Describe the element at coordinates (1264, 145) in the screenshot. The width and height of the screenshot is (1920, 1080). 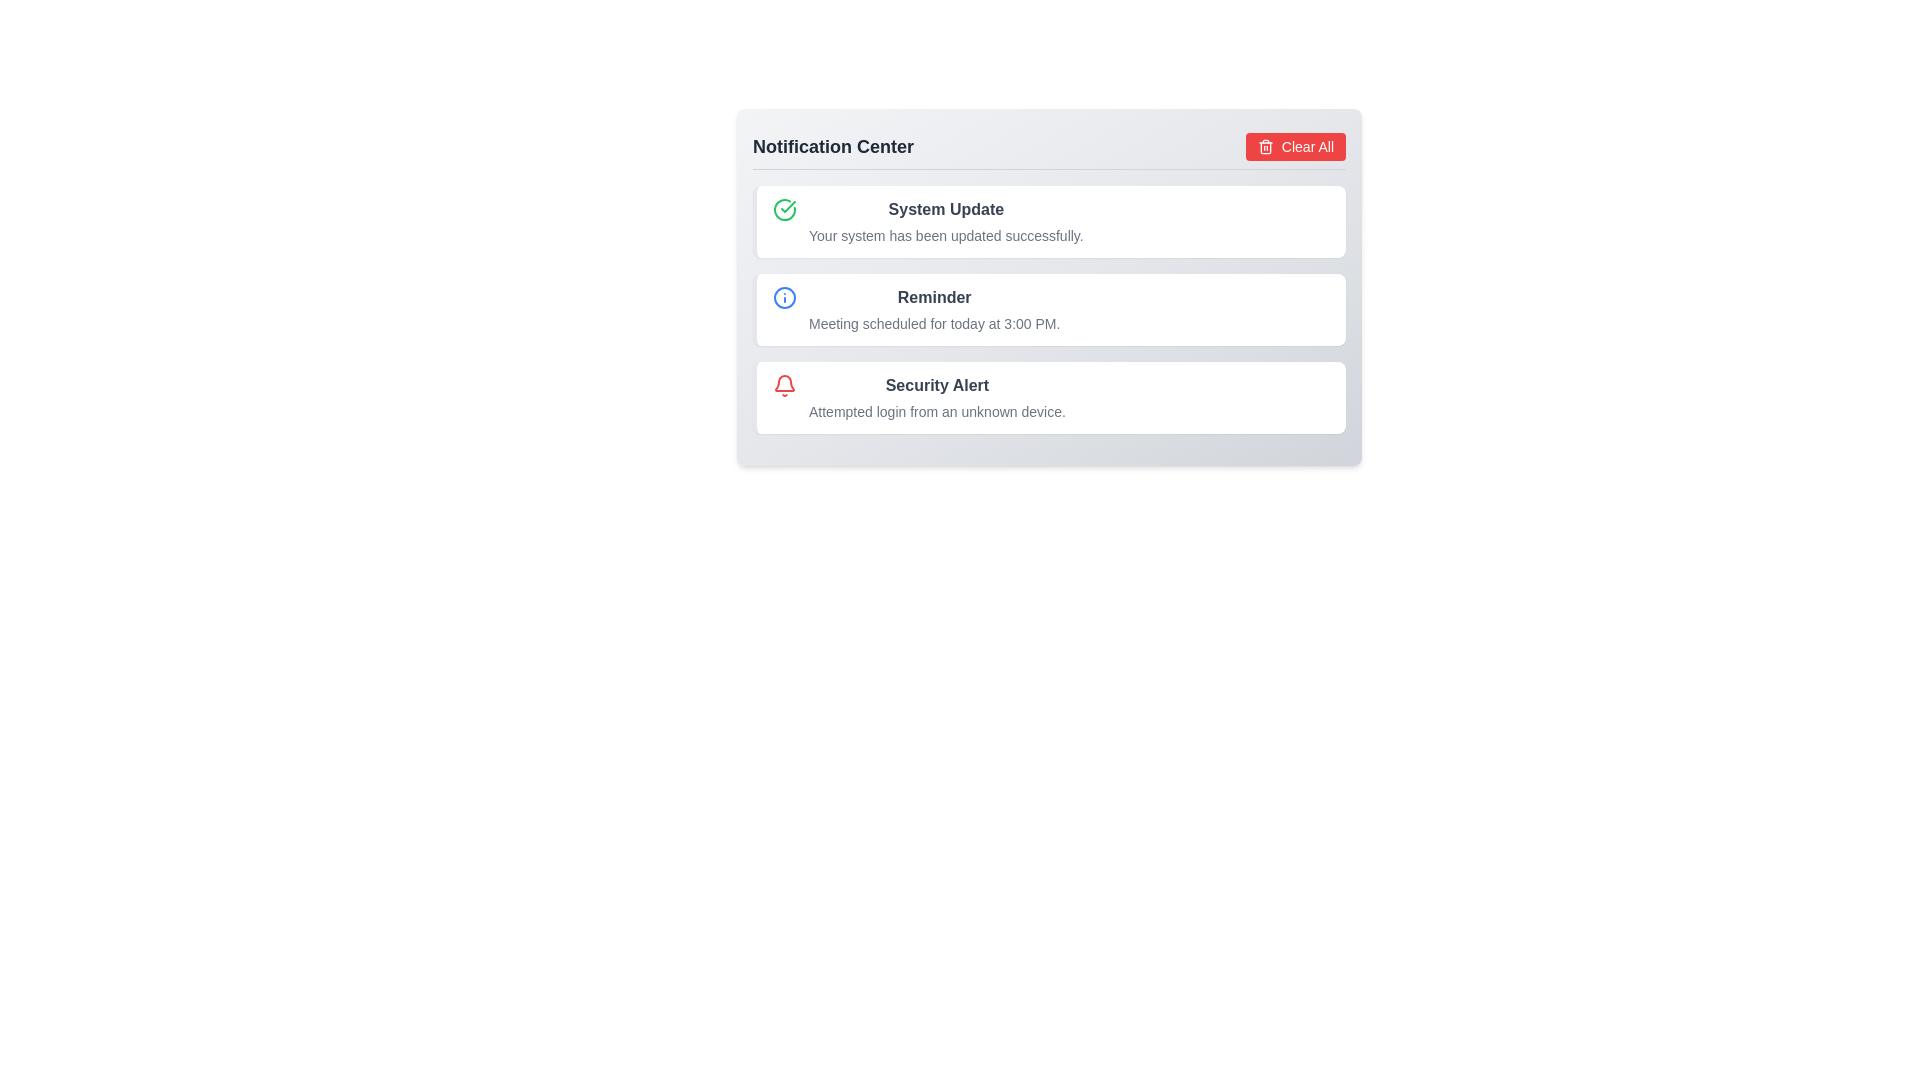
I see `the 'Clear All' button, which is visually represented by an icon located at the top-right corner of the notification panel` at that location.